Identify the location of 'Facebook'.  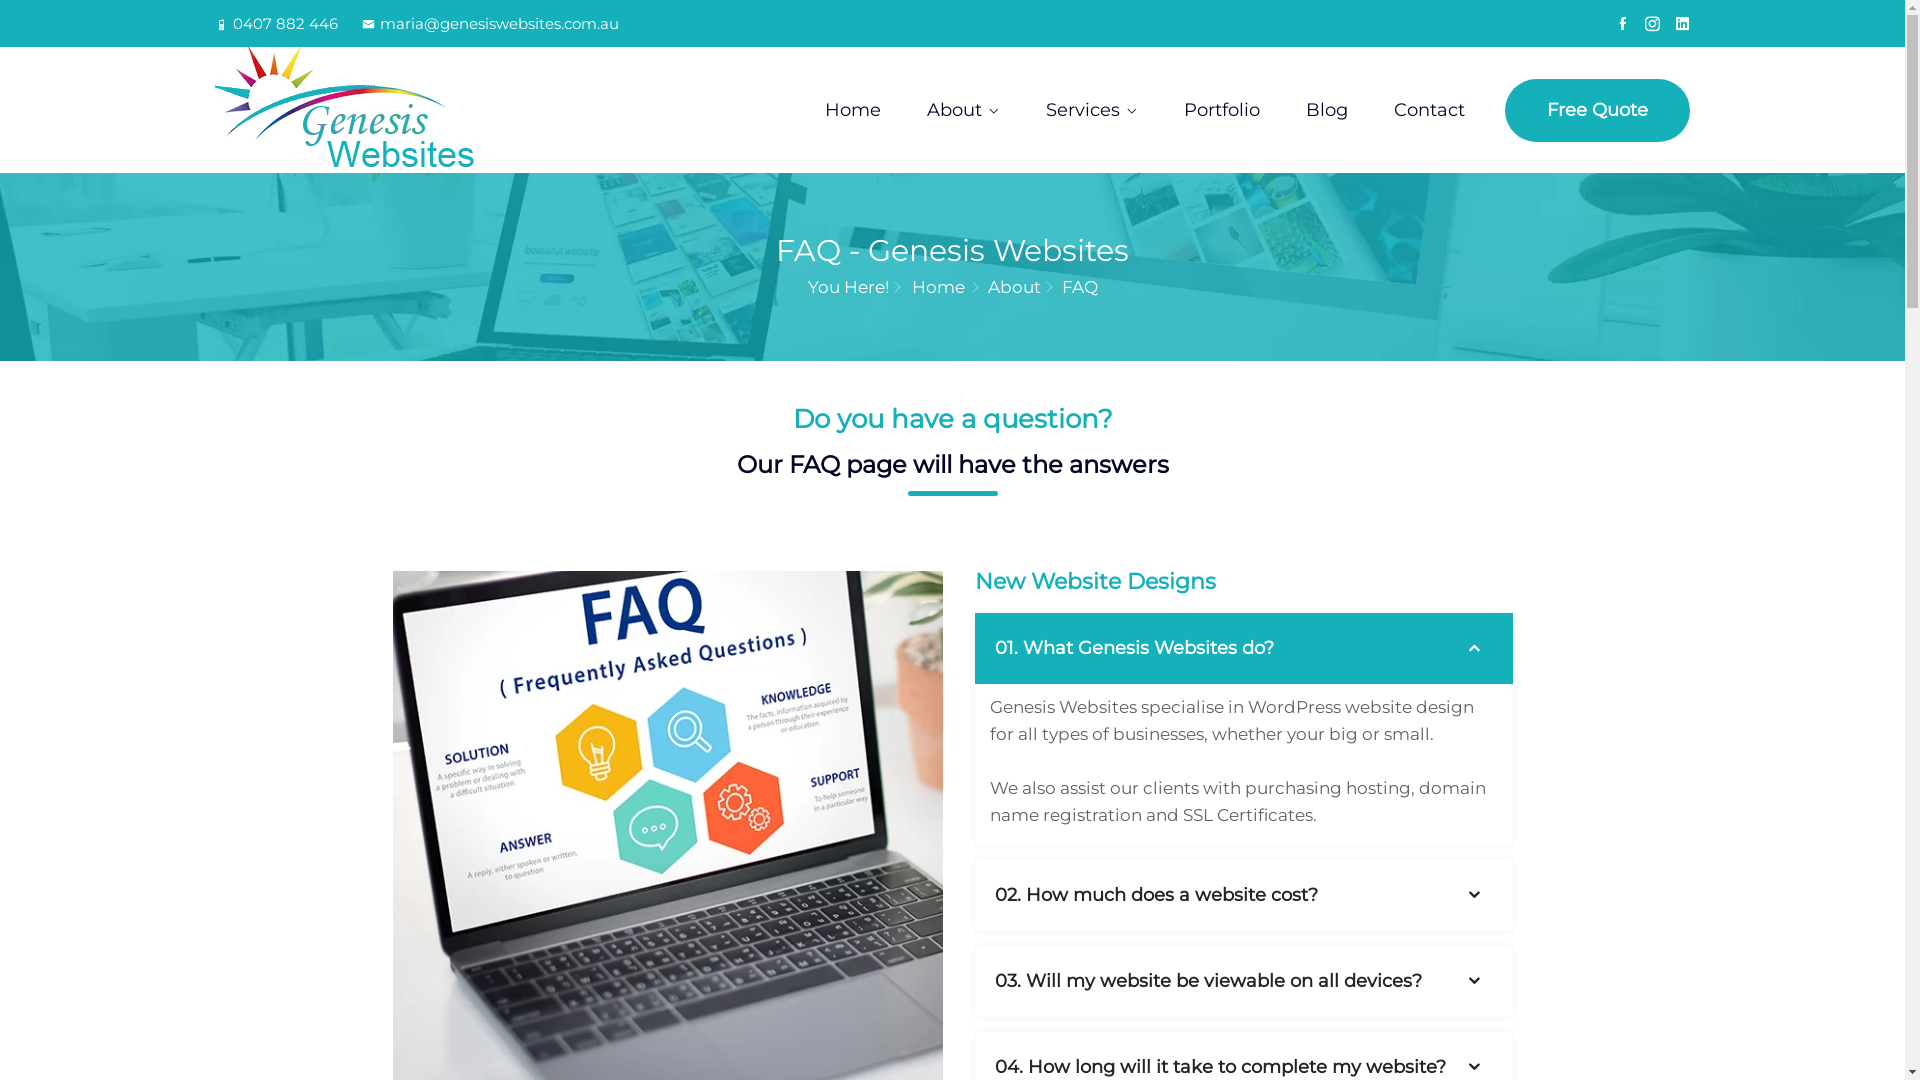
(1622, 23).